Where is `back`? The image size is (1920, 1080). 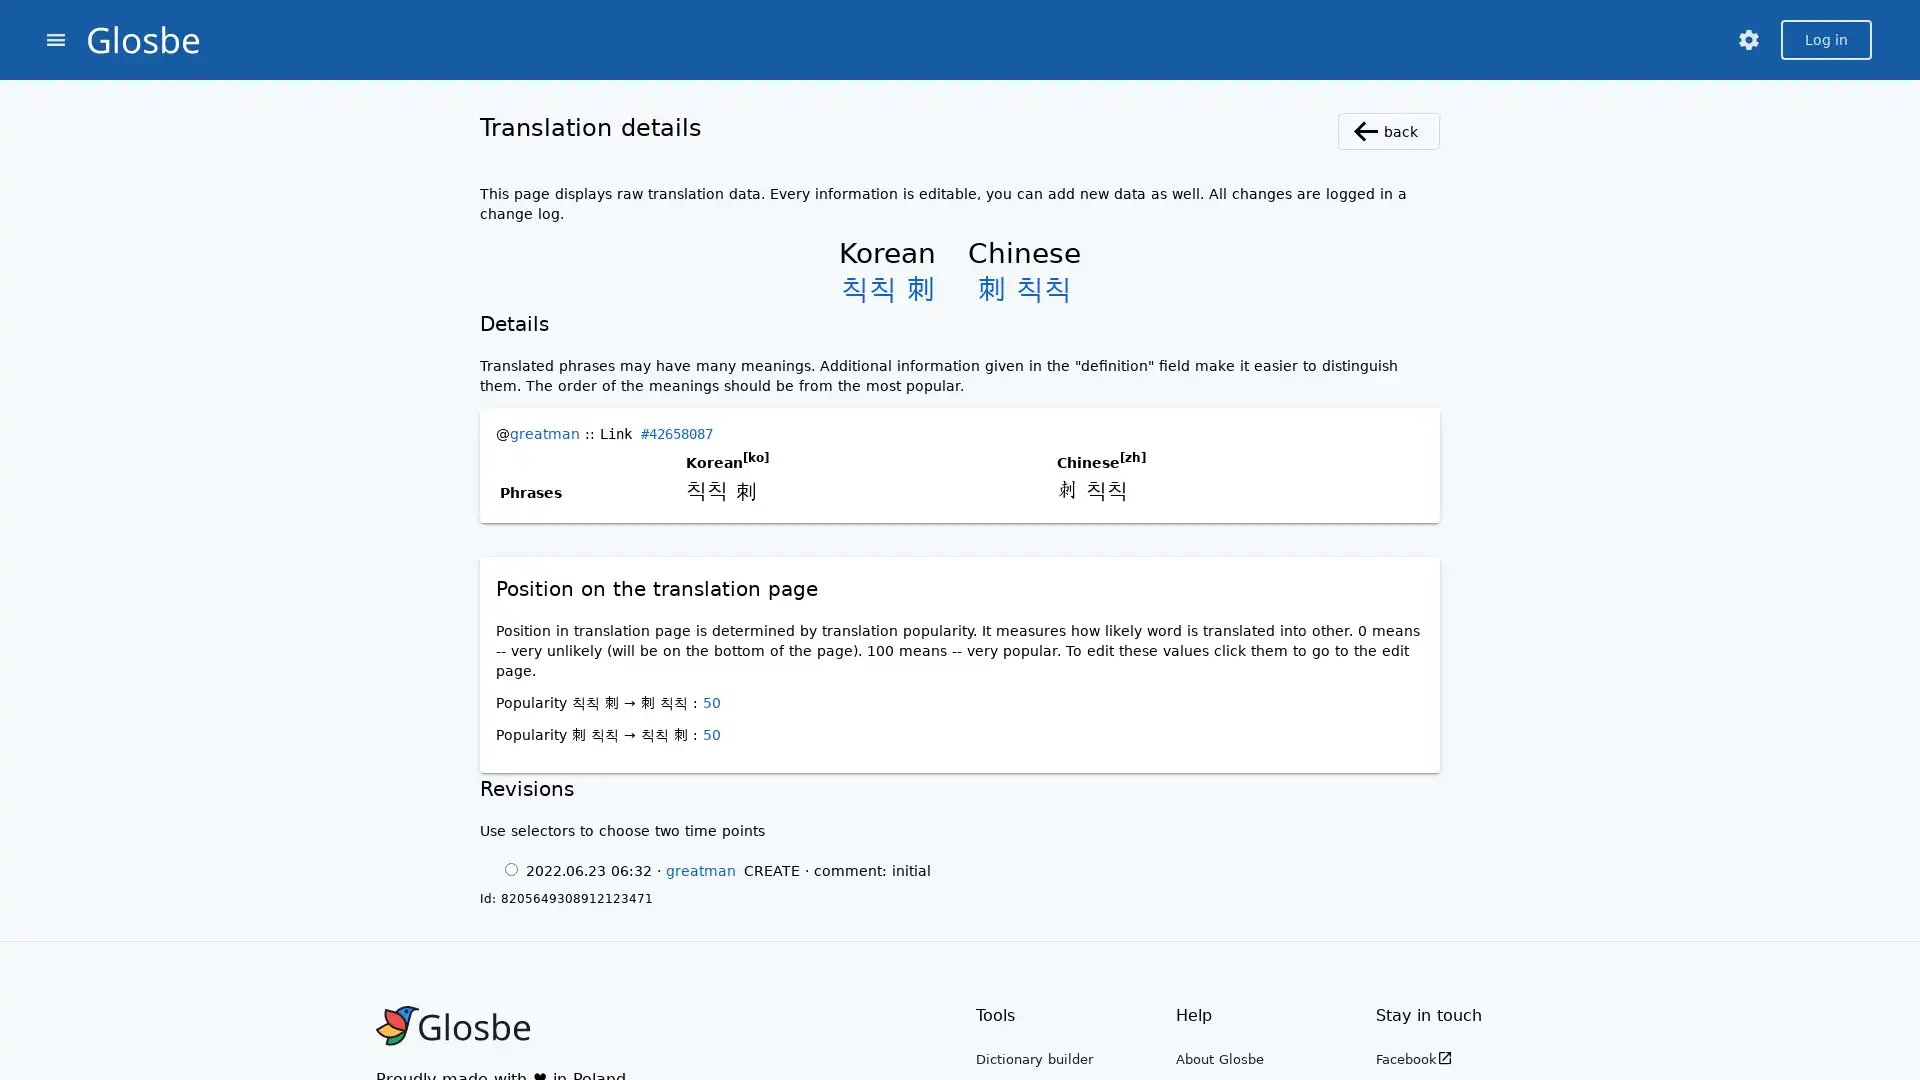 back is located at coordinates (1387, 131).